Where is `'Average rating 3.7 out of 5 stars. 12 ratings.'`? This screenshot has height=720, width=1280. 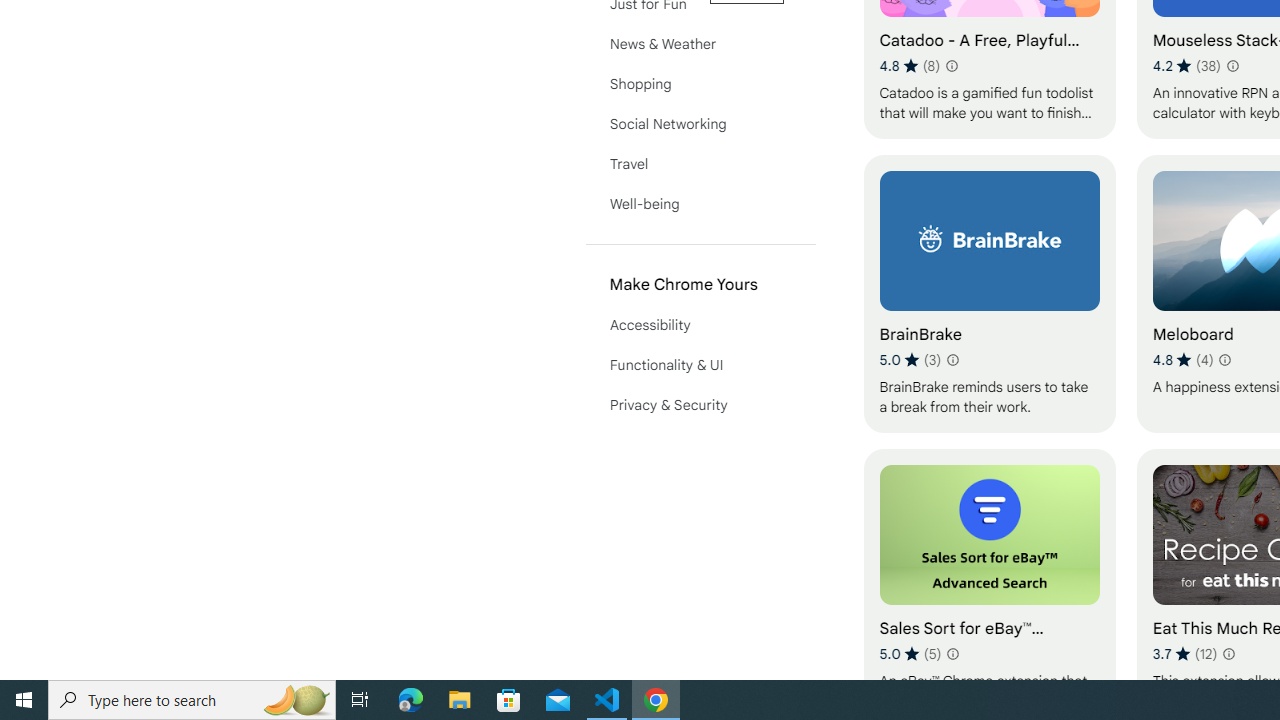
'Average rating 3.7 out of 5 stars. 12 ratings.' is located at coordinates (1185, 653).